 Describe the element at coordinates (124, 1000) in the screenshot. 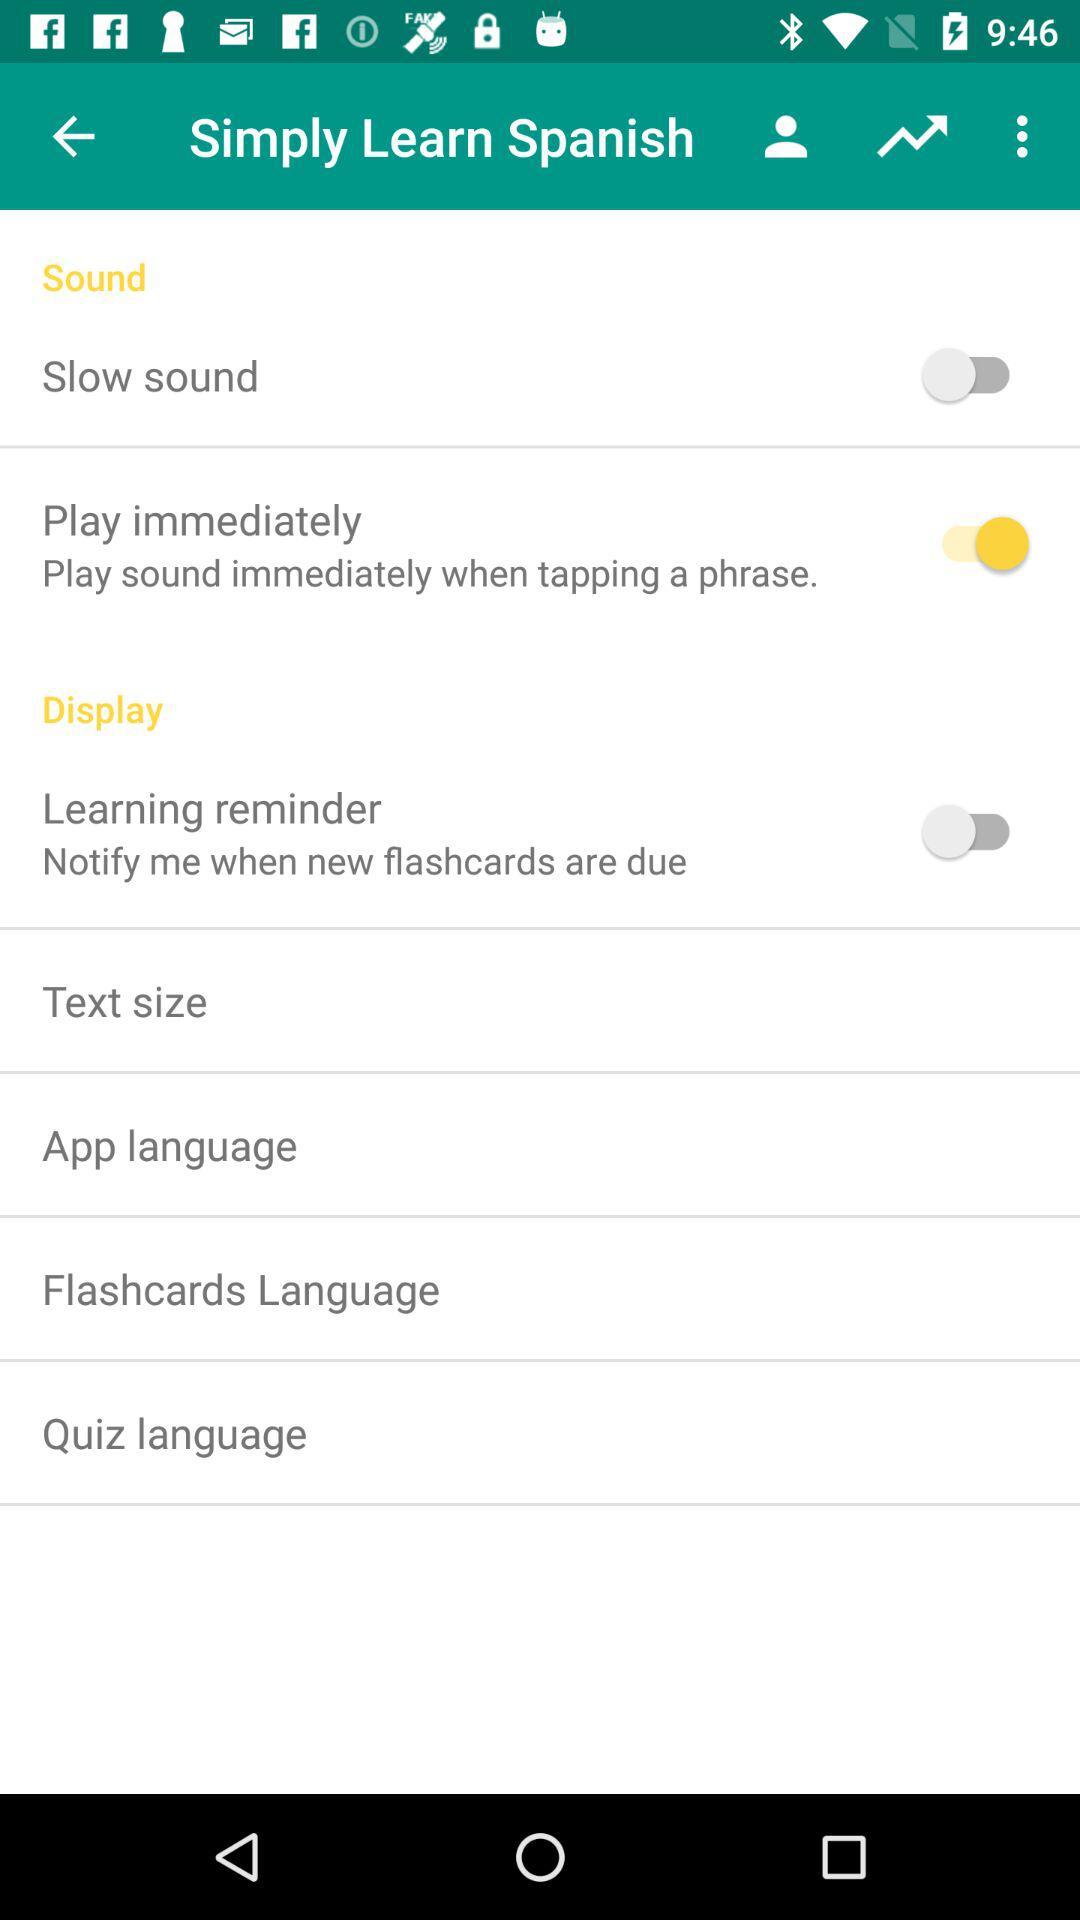

I see `the text size item` at that location.